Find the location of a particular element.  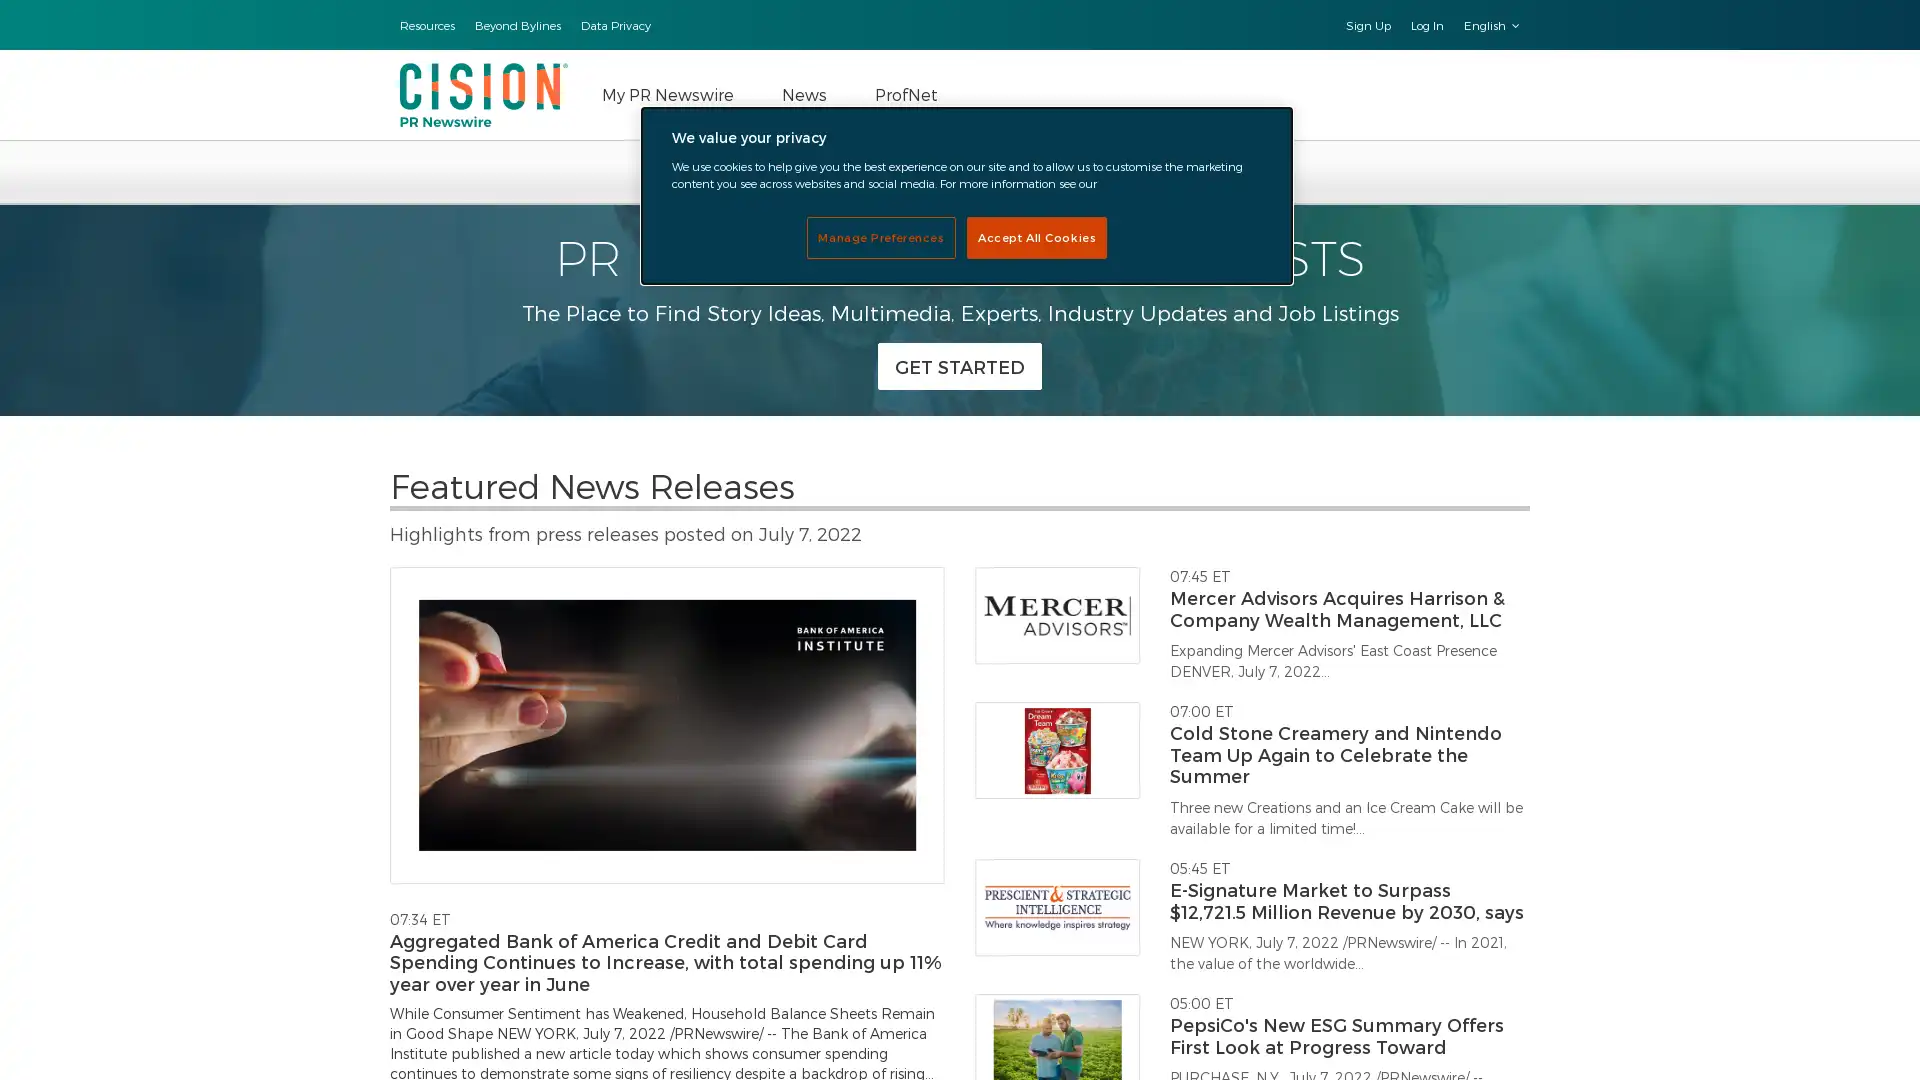

Accept All Cookies is located at coordinates (1036, 235).